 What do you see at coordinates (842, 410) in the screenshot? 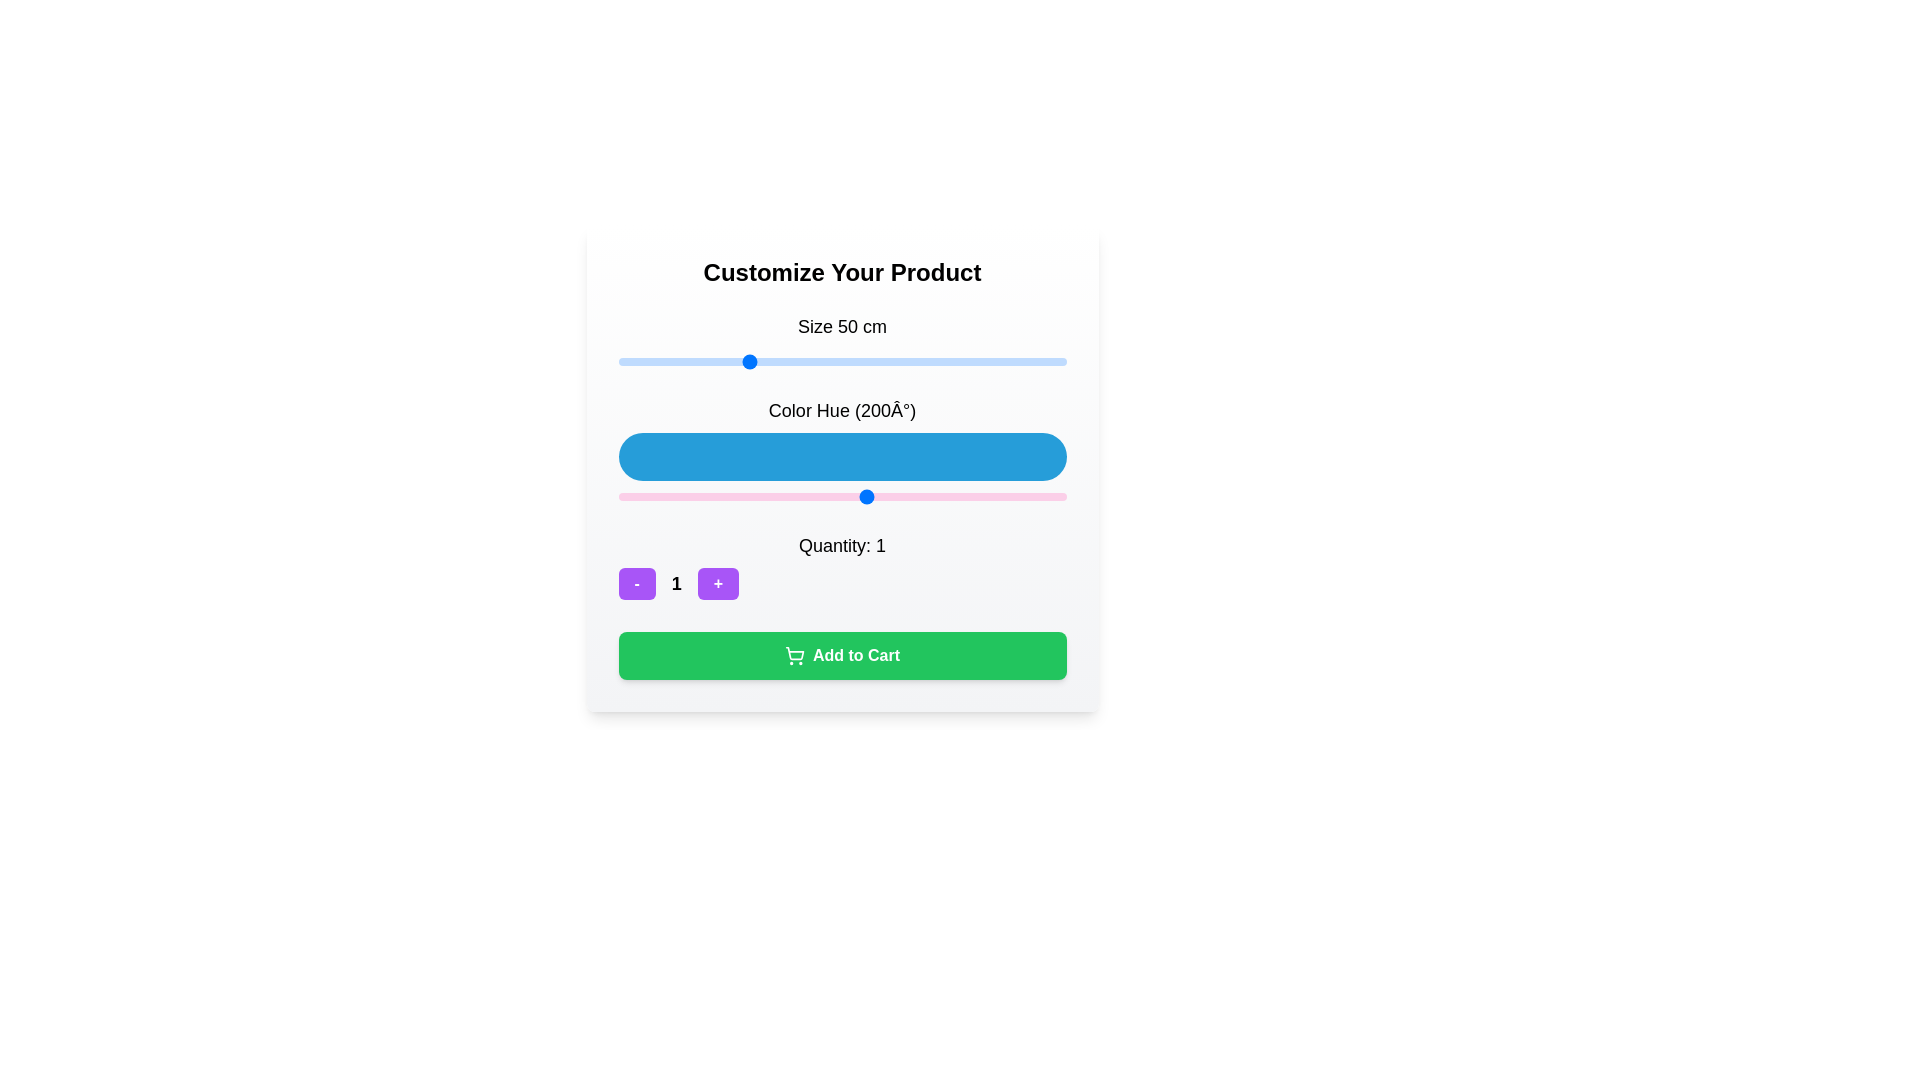
I see `the text label reading 'Color Hue (200°)' which is styled in a large font size and is positioned above a blue bar element` at bounding box center [842, 410].